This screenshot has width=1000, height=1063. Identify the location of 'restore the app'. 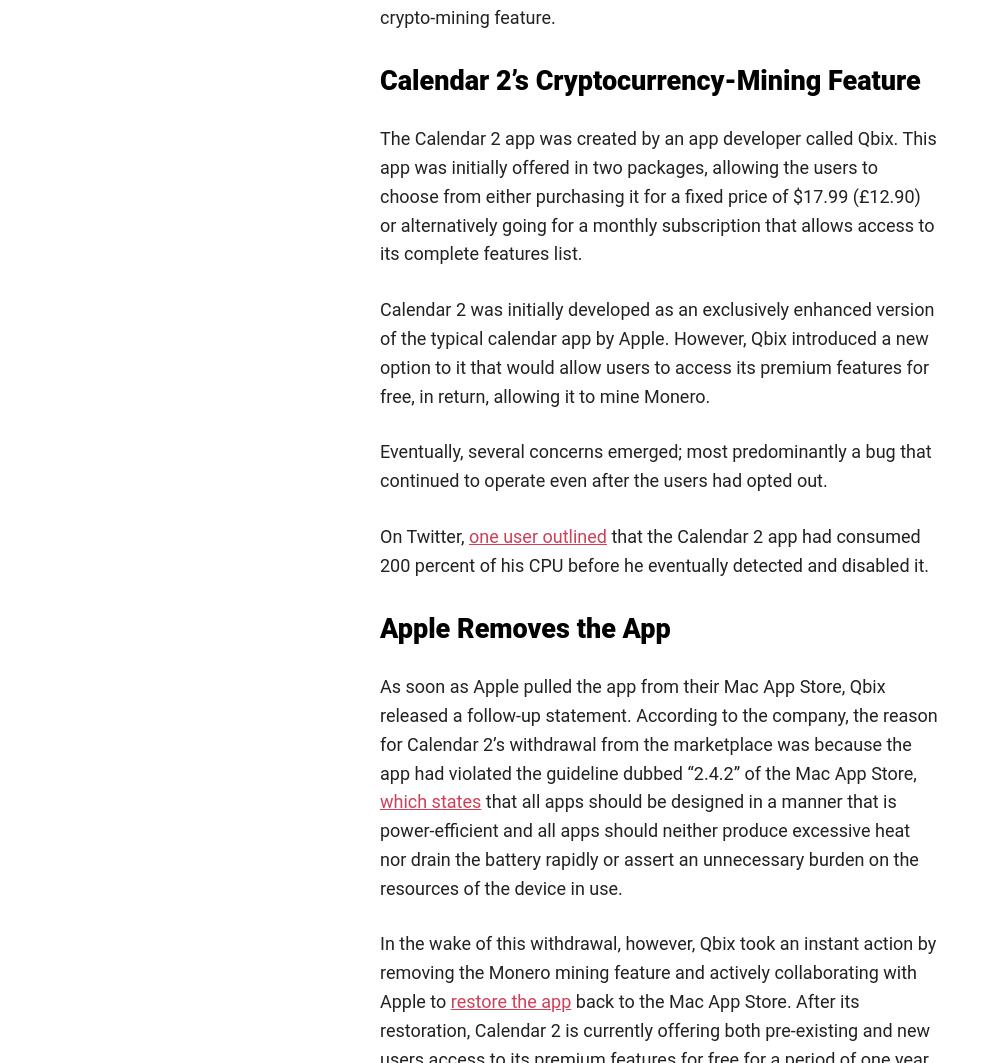
(510, 1000).